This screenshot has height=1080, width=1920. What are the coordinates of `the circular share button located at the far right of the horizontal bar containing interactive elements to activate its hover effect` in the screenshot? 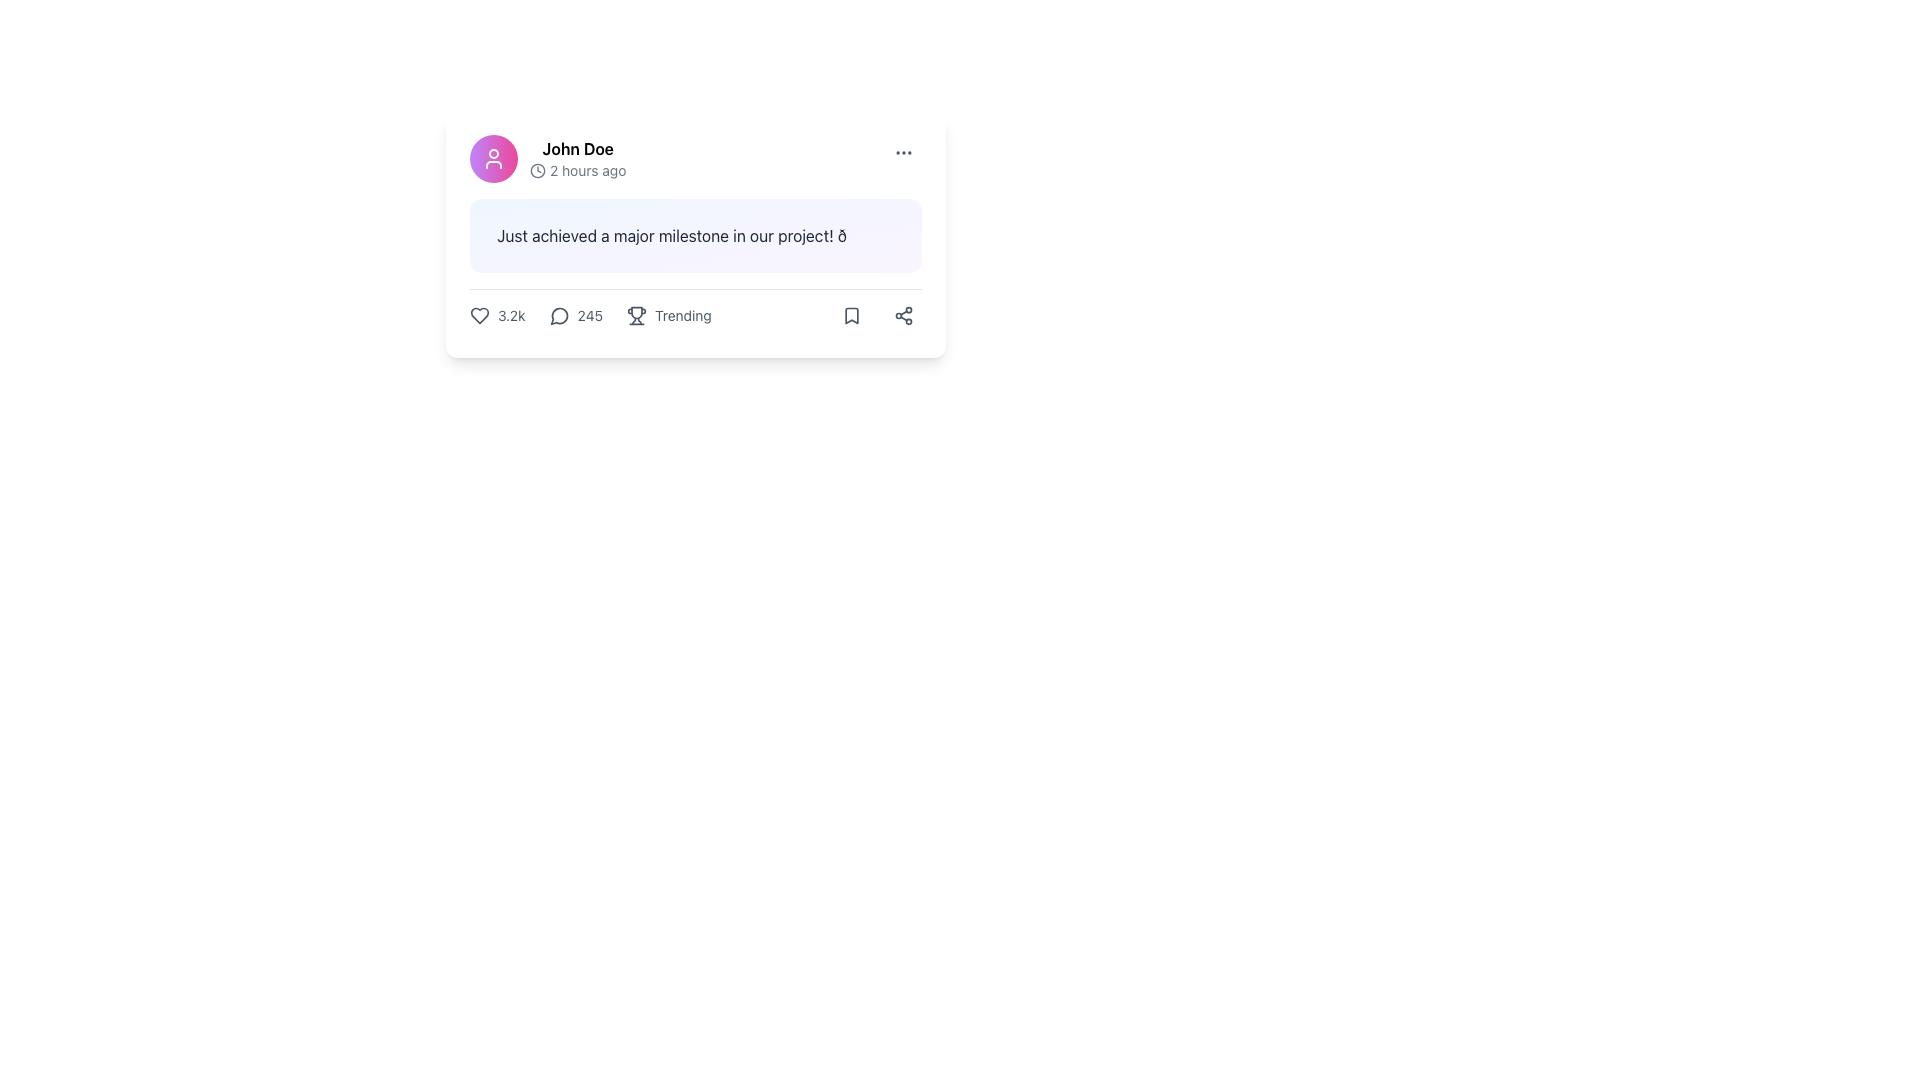 It's located at (902, 315).